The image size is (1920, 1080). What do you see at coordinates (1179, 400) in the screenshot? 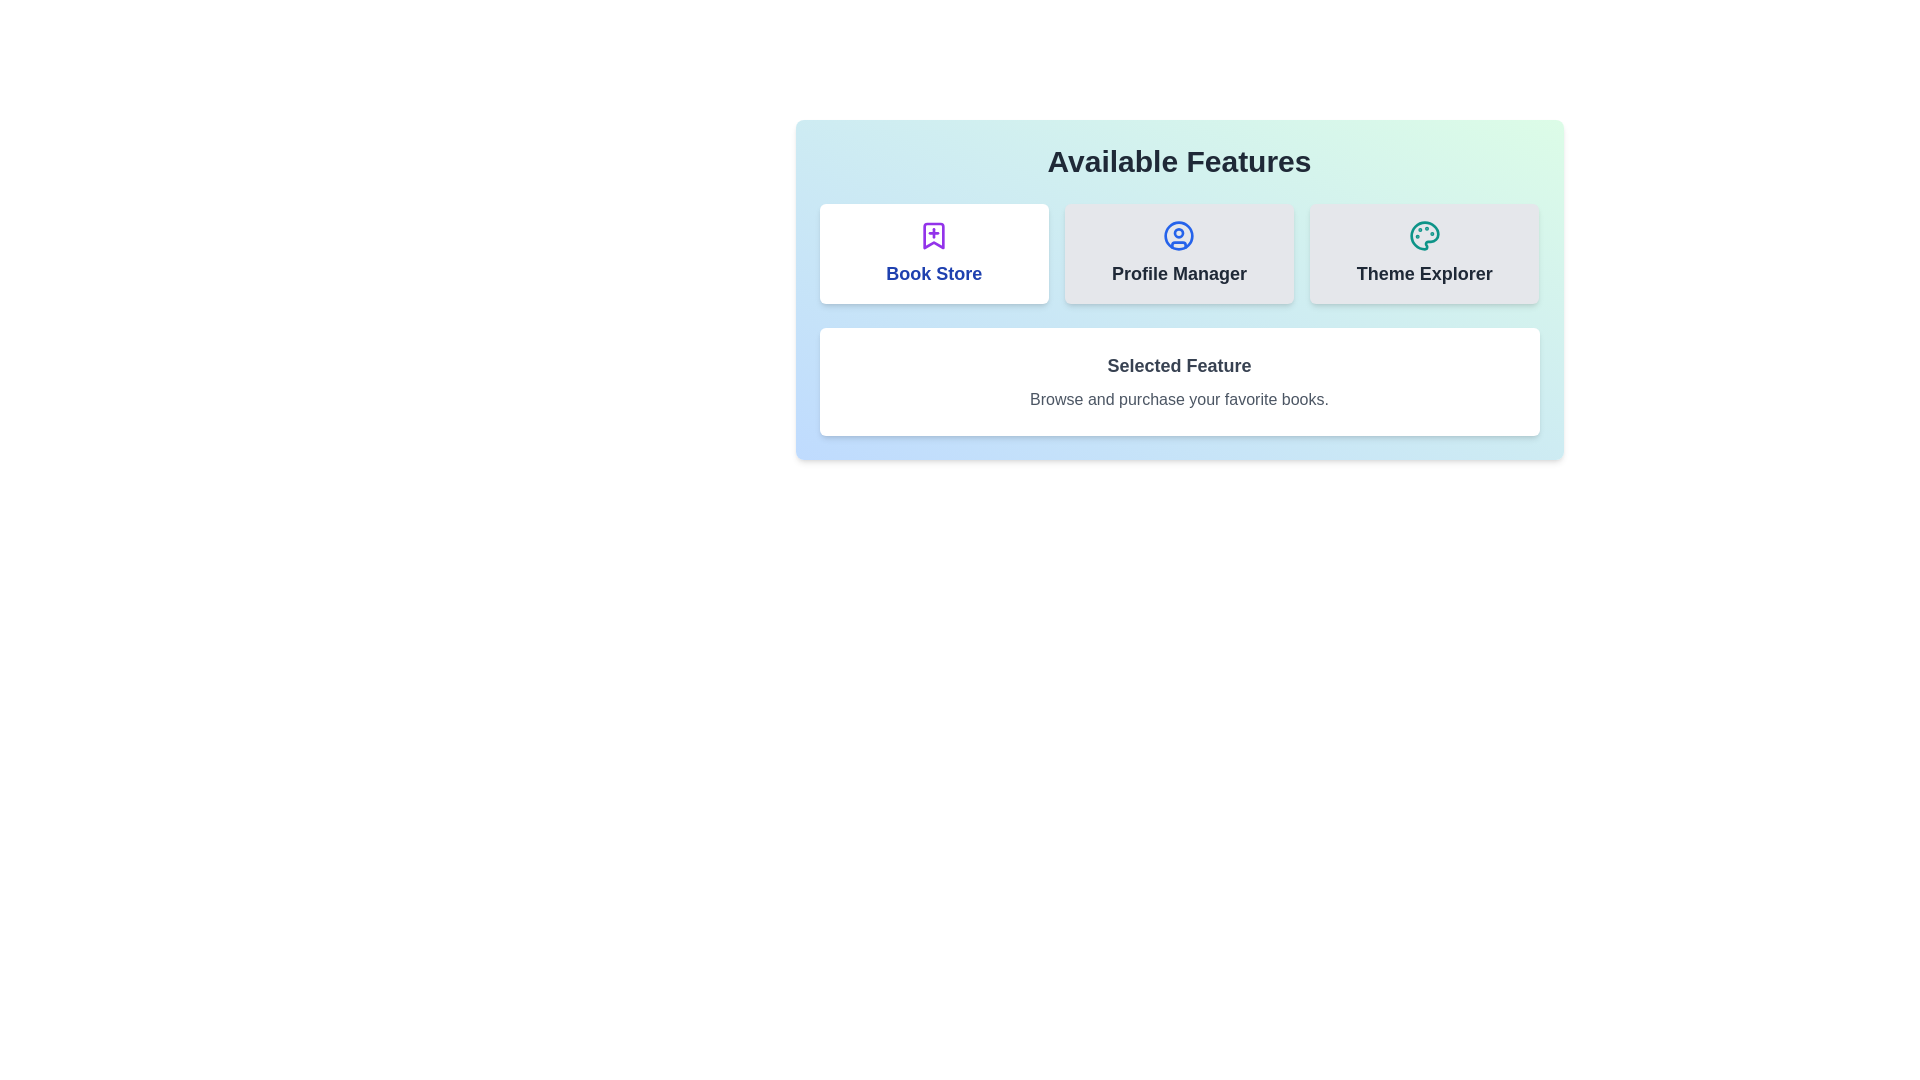
I see `styling of the text label that says 'Browse and purchase your favorite books.' located below the heading 'Selected Feature' in the card-like structure` at bounding box center [1179, 400].